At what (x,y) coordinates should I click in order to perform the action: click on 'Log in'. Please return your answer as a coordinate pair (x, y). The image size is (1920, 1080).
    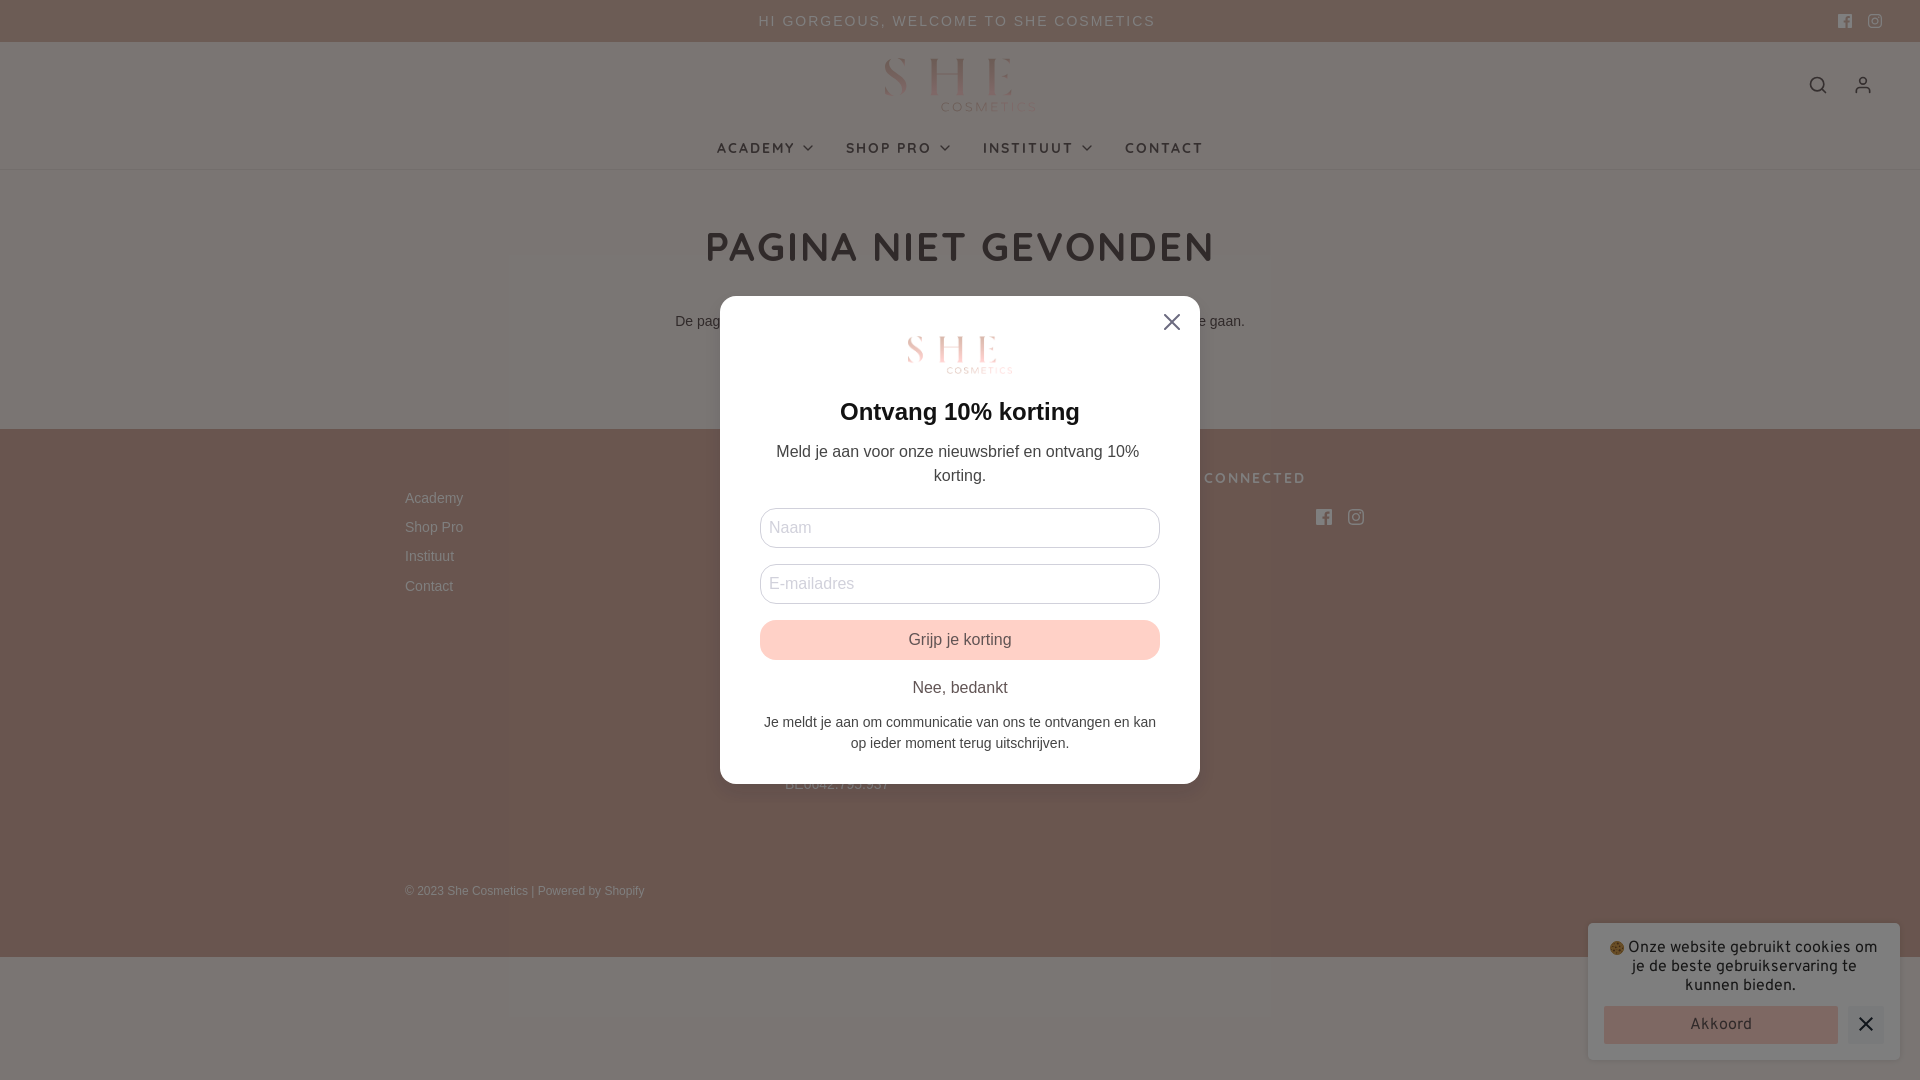
    Looking at the image, I should click on (1861, 83).